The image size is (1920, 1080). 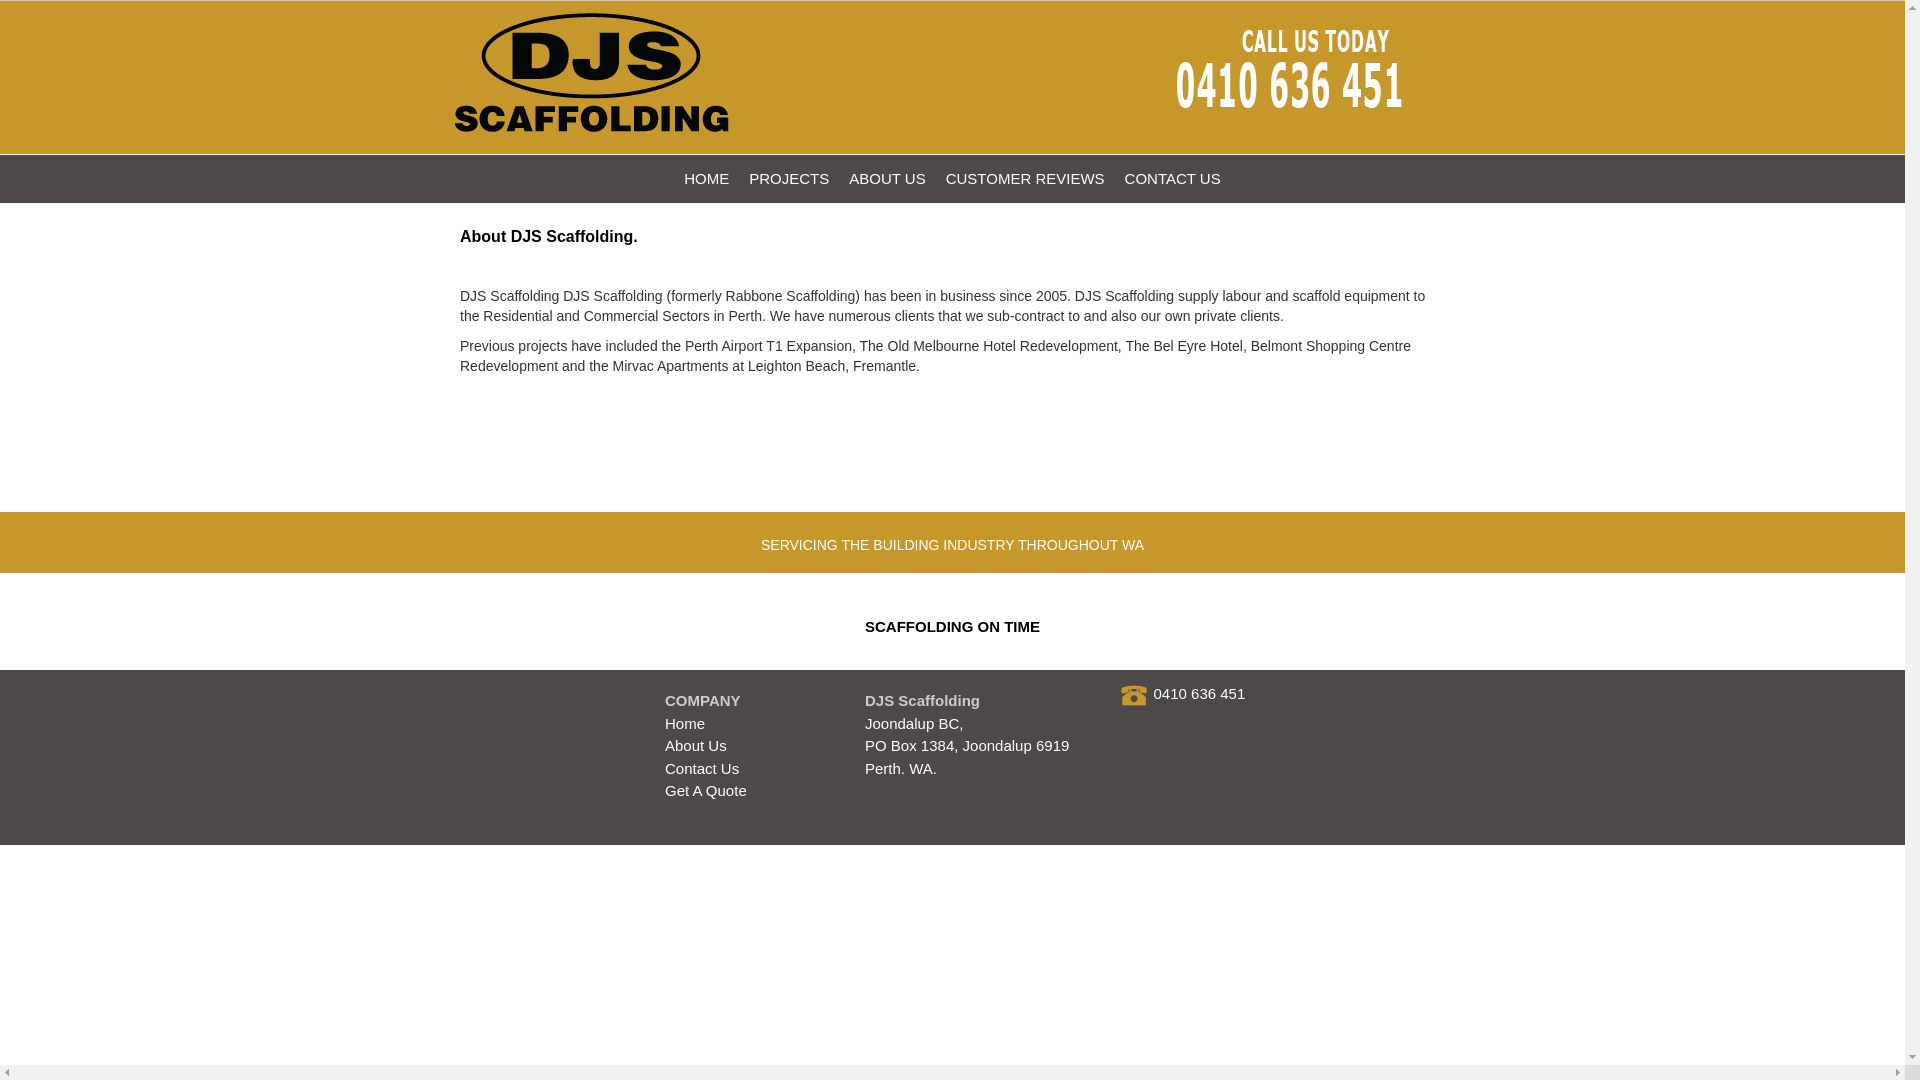 I want to click on '0410 636 451', so click(x=1200, y=692).